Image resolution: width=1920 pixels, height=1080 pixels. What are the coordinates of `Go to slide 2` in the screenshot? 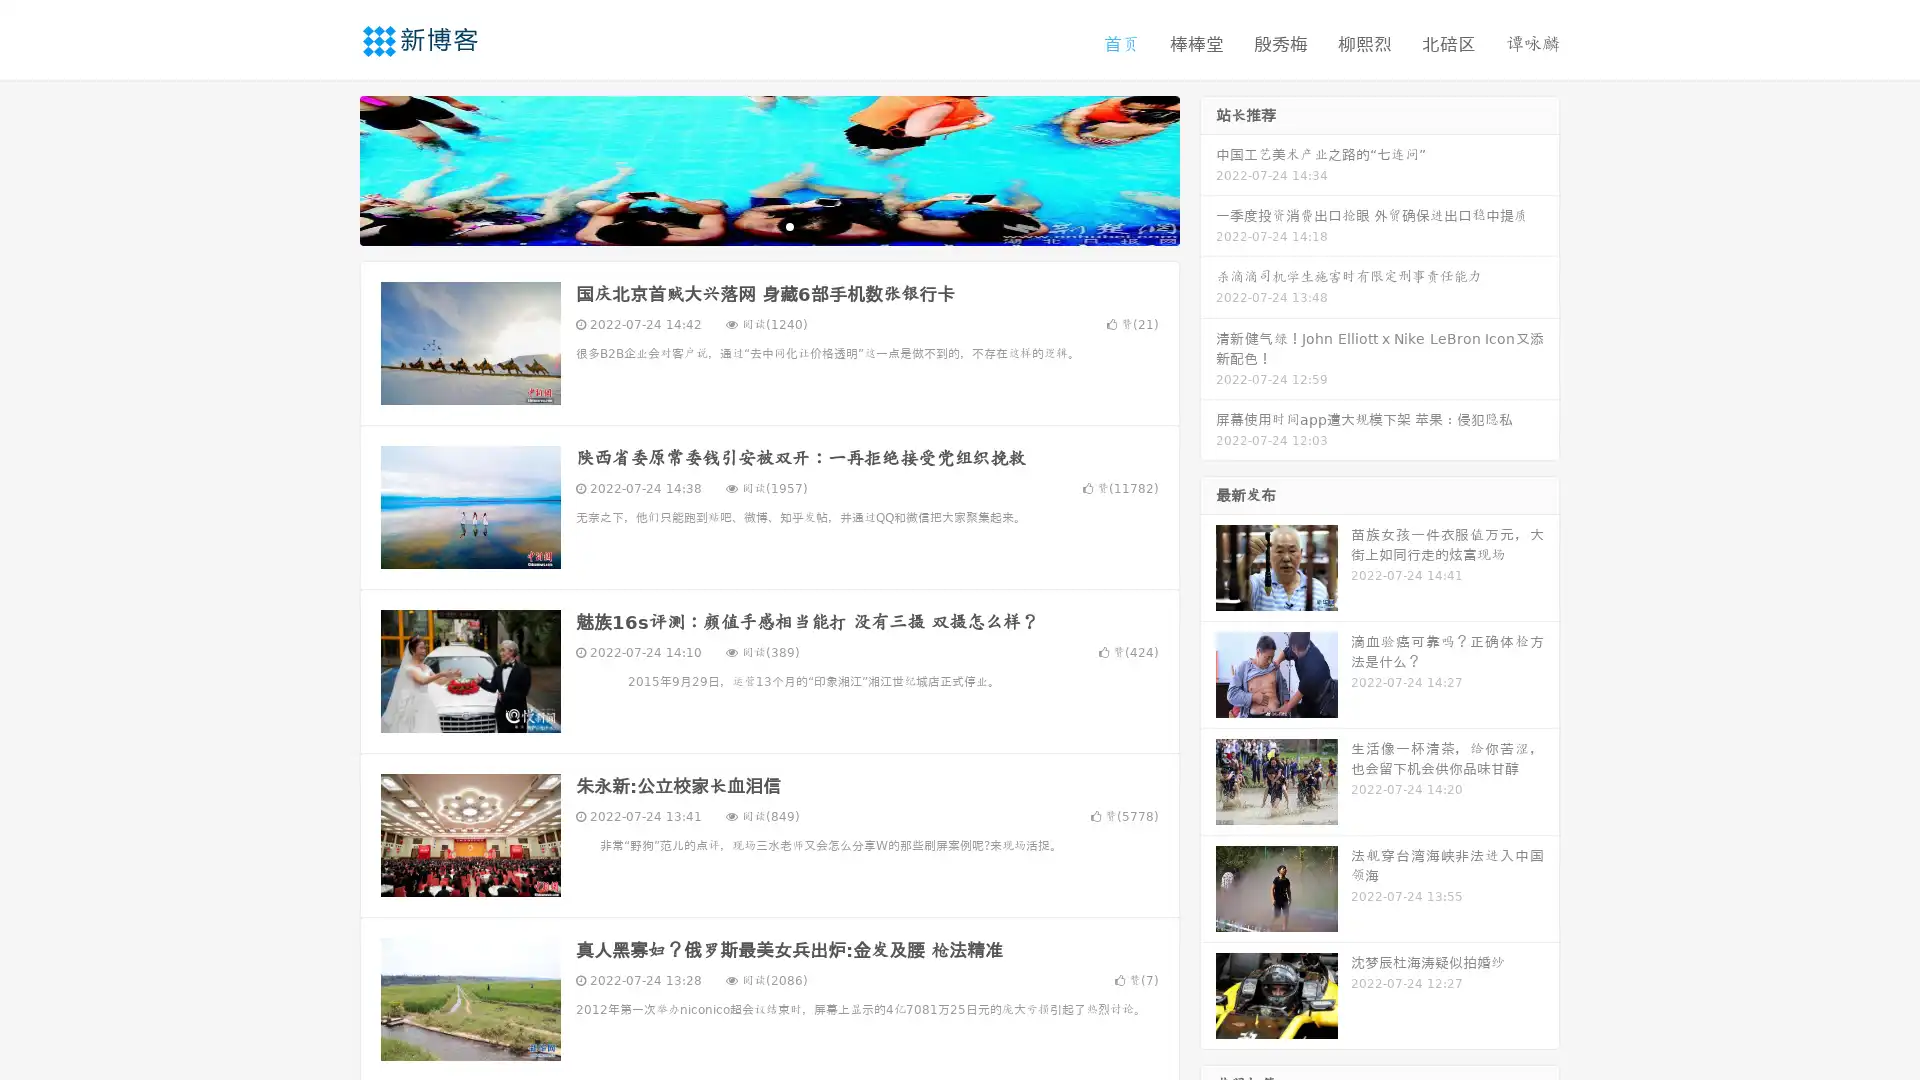 It's located at (768, 225).